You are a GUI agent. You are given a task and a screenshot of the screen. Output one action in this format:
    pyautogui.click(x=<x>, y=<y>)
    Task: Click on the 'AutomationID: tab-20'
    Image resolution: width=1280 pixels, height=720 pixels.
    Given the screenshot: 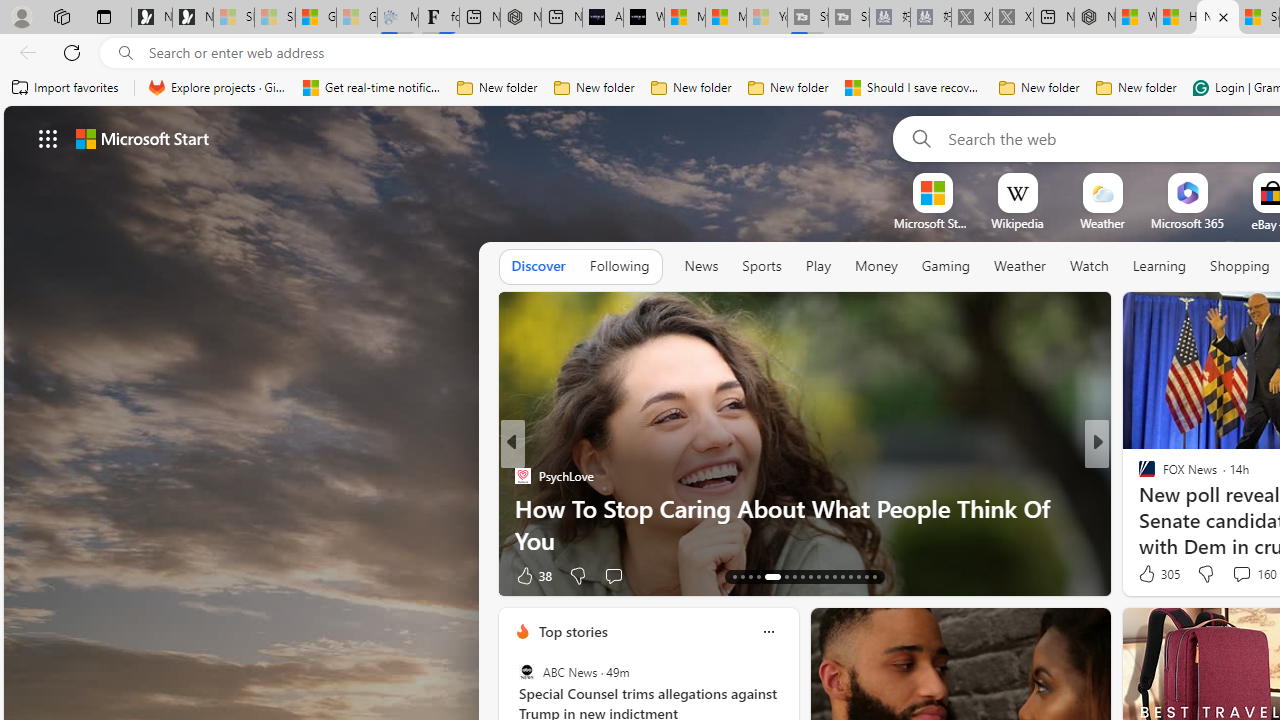 What is the action you would take?
    pyautogui.click(x=801, y=577)
    